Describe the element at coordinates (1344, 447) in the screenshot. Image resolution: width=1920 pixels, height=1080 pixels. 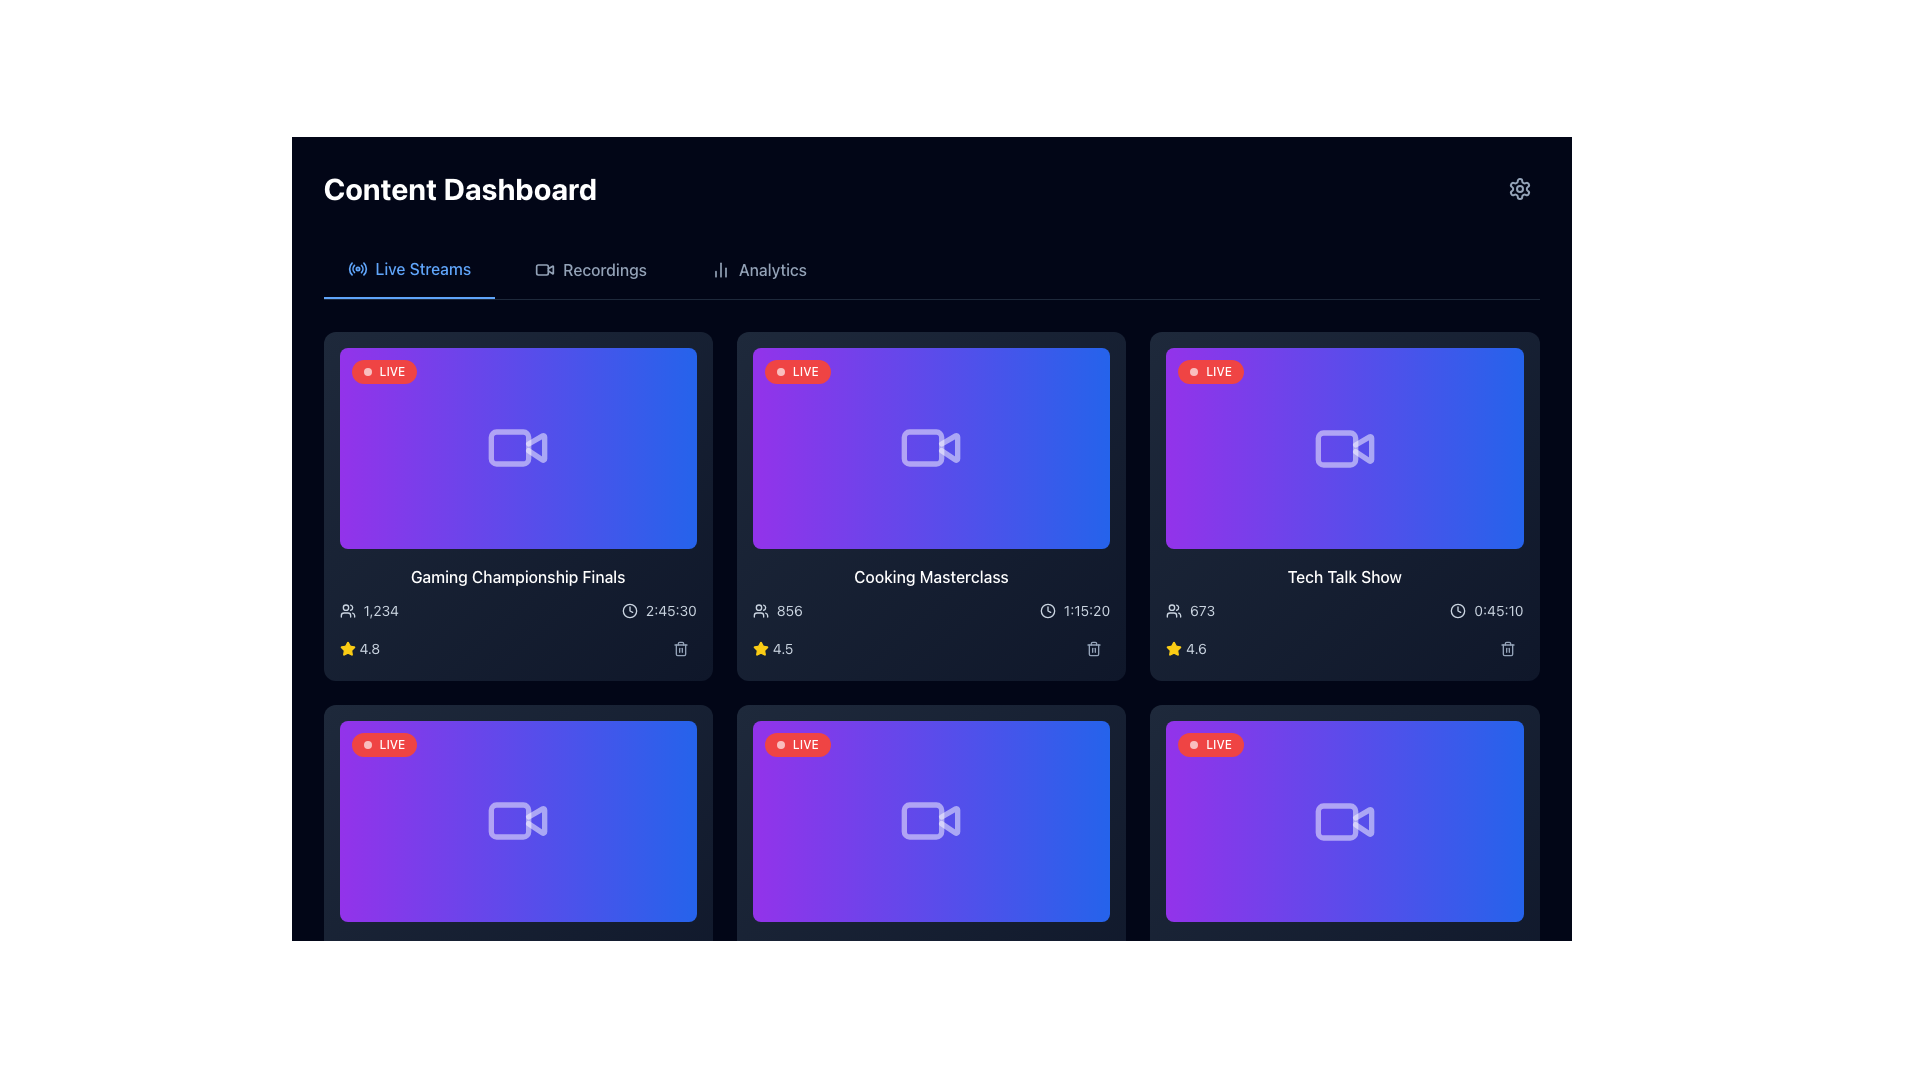
I see `the video camera icon located in the central portion of the 'Tech Talk Show' card on the dashboard` at that location.